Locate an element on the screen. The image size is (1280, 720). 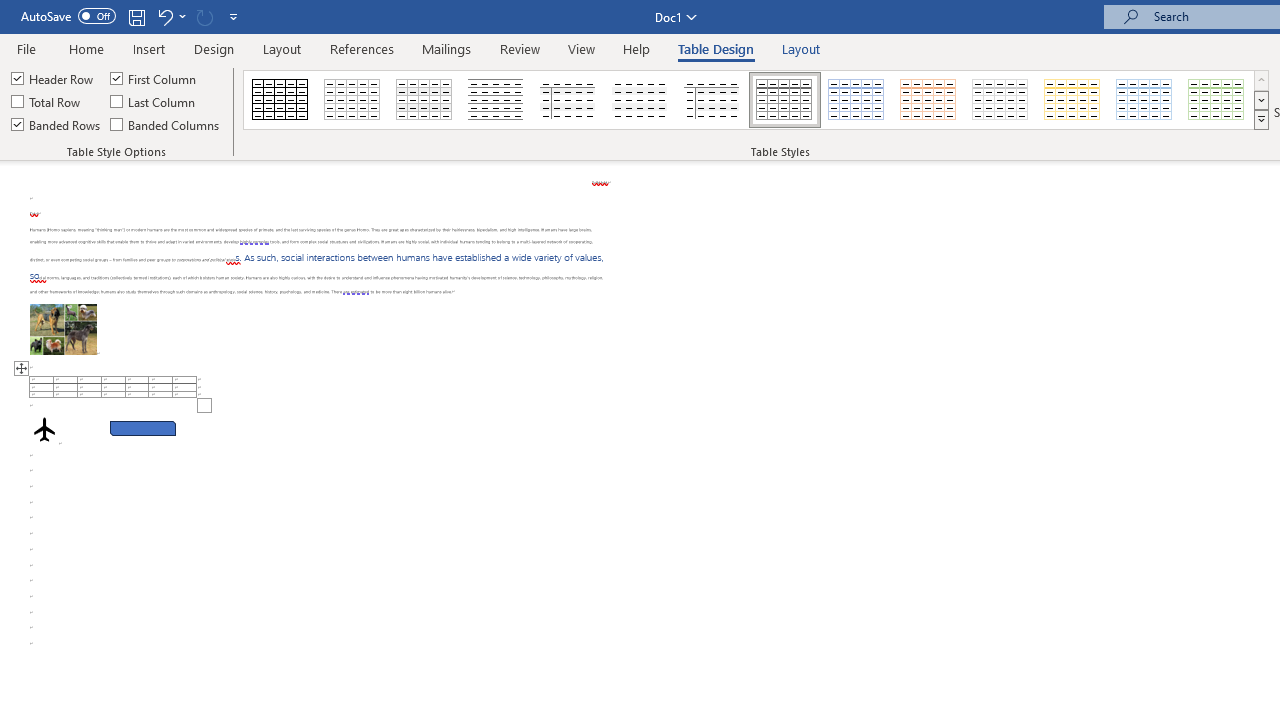
'Table Design' is located at coordinates (716, 48).